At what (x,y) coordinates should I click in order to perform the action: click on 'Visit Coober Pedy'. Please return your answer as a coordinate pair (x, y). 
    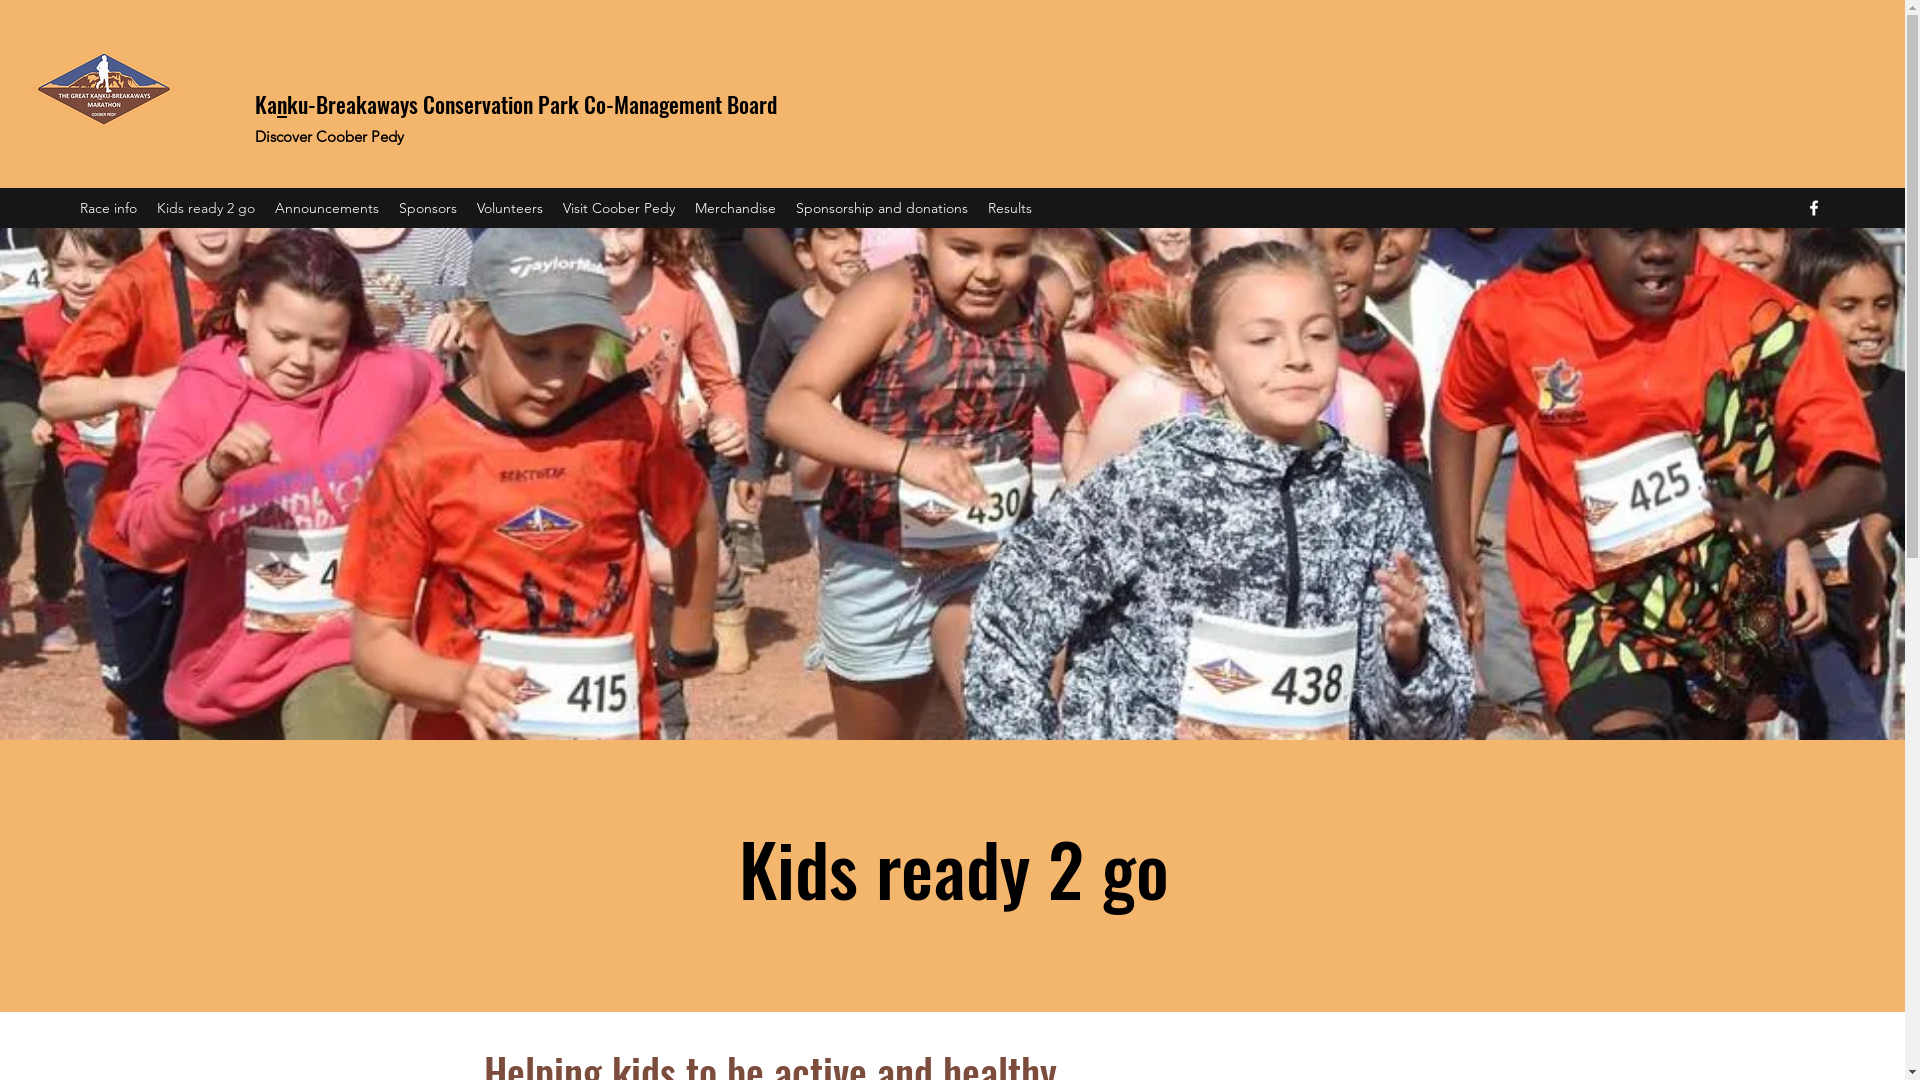
    Looking at the image, I should click on (618, 208).